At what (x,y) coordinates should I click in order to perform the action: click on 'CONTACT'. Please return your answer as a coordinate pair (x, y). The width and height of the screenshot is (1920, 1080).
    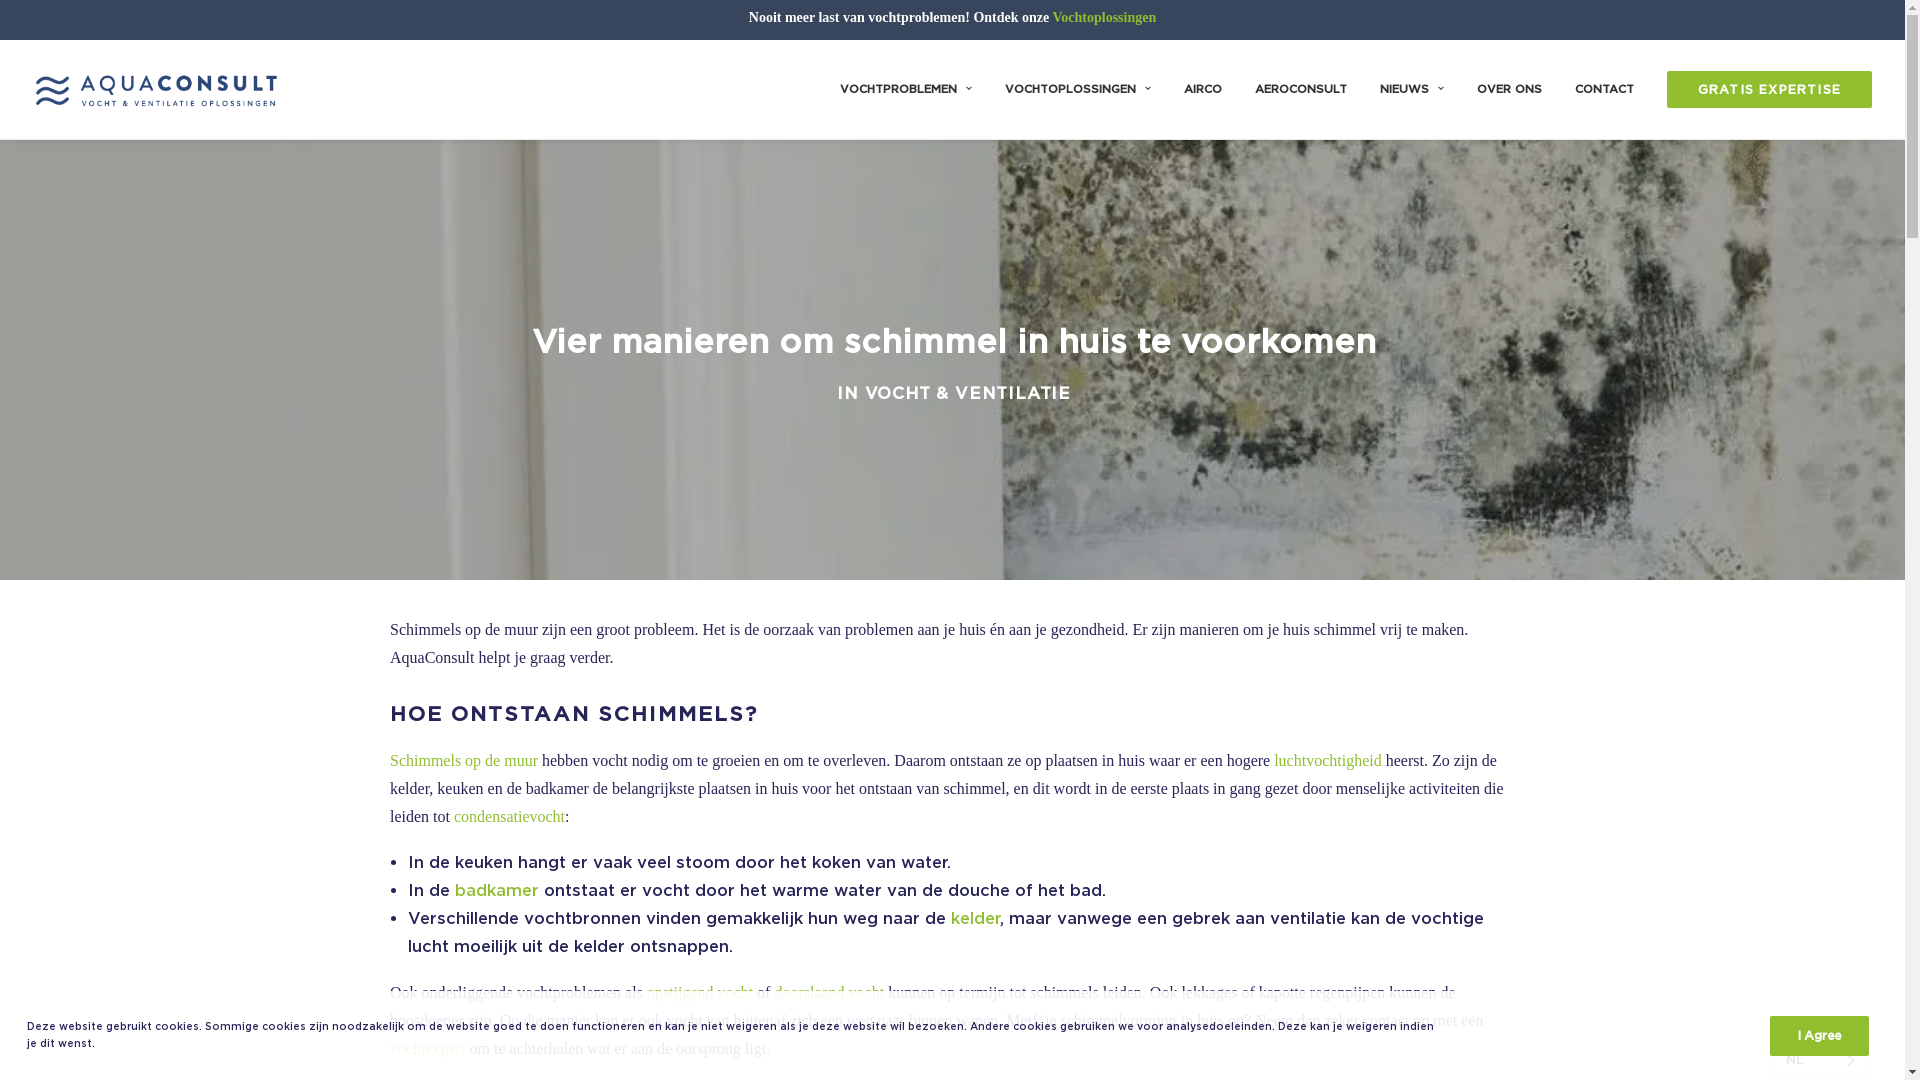
    Looking at the image, I should click on (1604, 88).